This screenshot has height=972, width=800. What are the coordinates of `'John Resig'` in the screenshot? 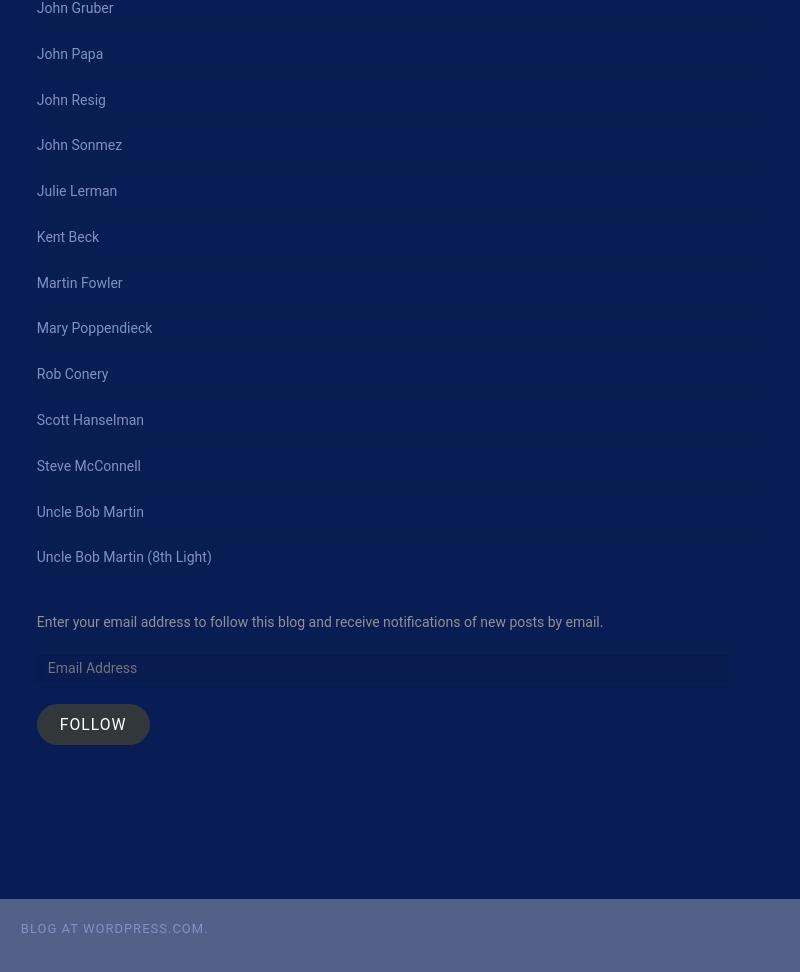 It's located at (70, 98).